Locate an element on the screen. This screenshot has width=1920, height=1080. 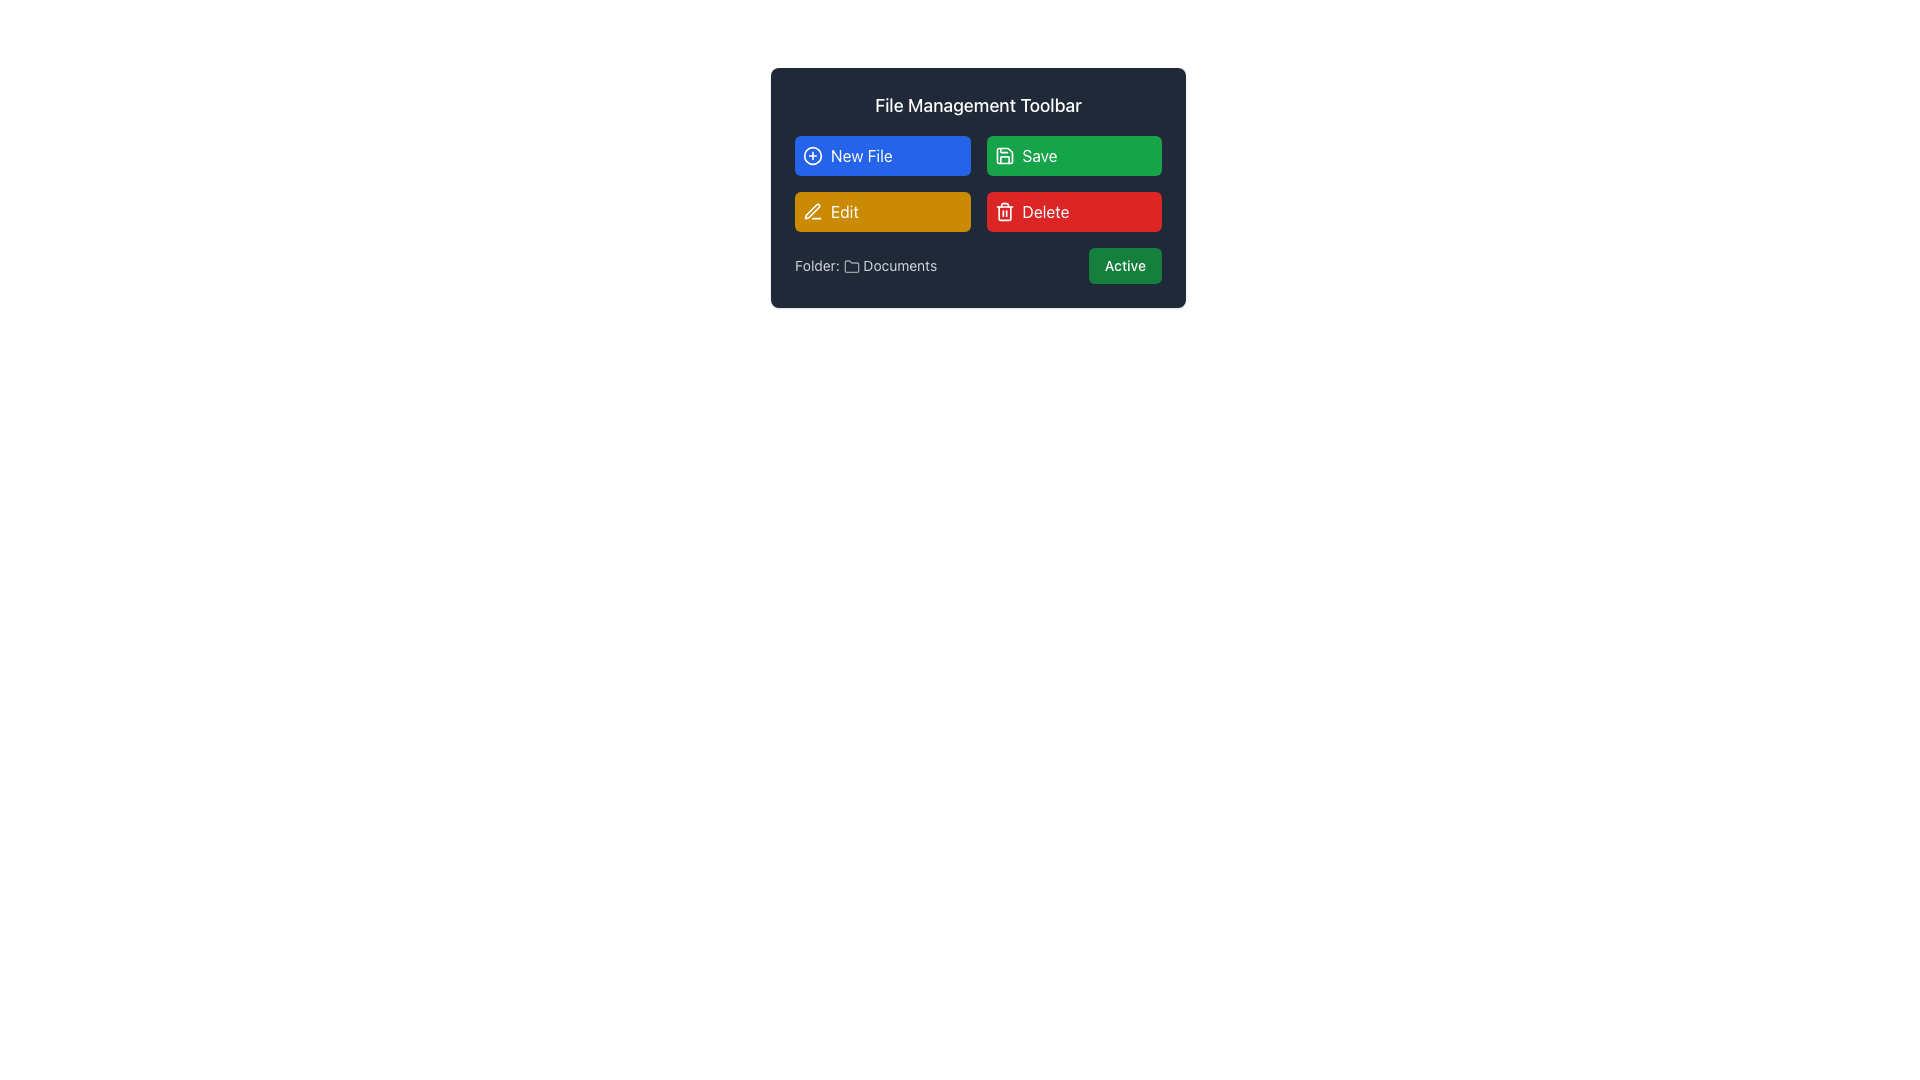
the 'Active' button displayed in white text on a green rectangular button with rounded corners, located below the 'Folder: Documents' text and to the right of a toolbar is located at coordinates (1125, 265).